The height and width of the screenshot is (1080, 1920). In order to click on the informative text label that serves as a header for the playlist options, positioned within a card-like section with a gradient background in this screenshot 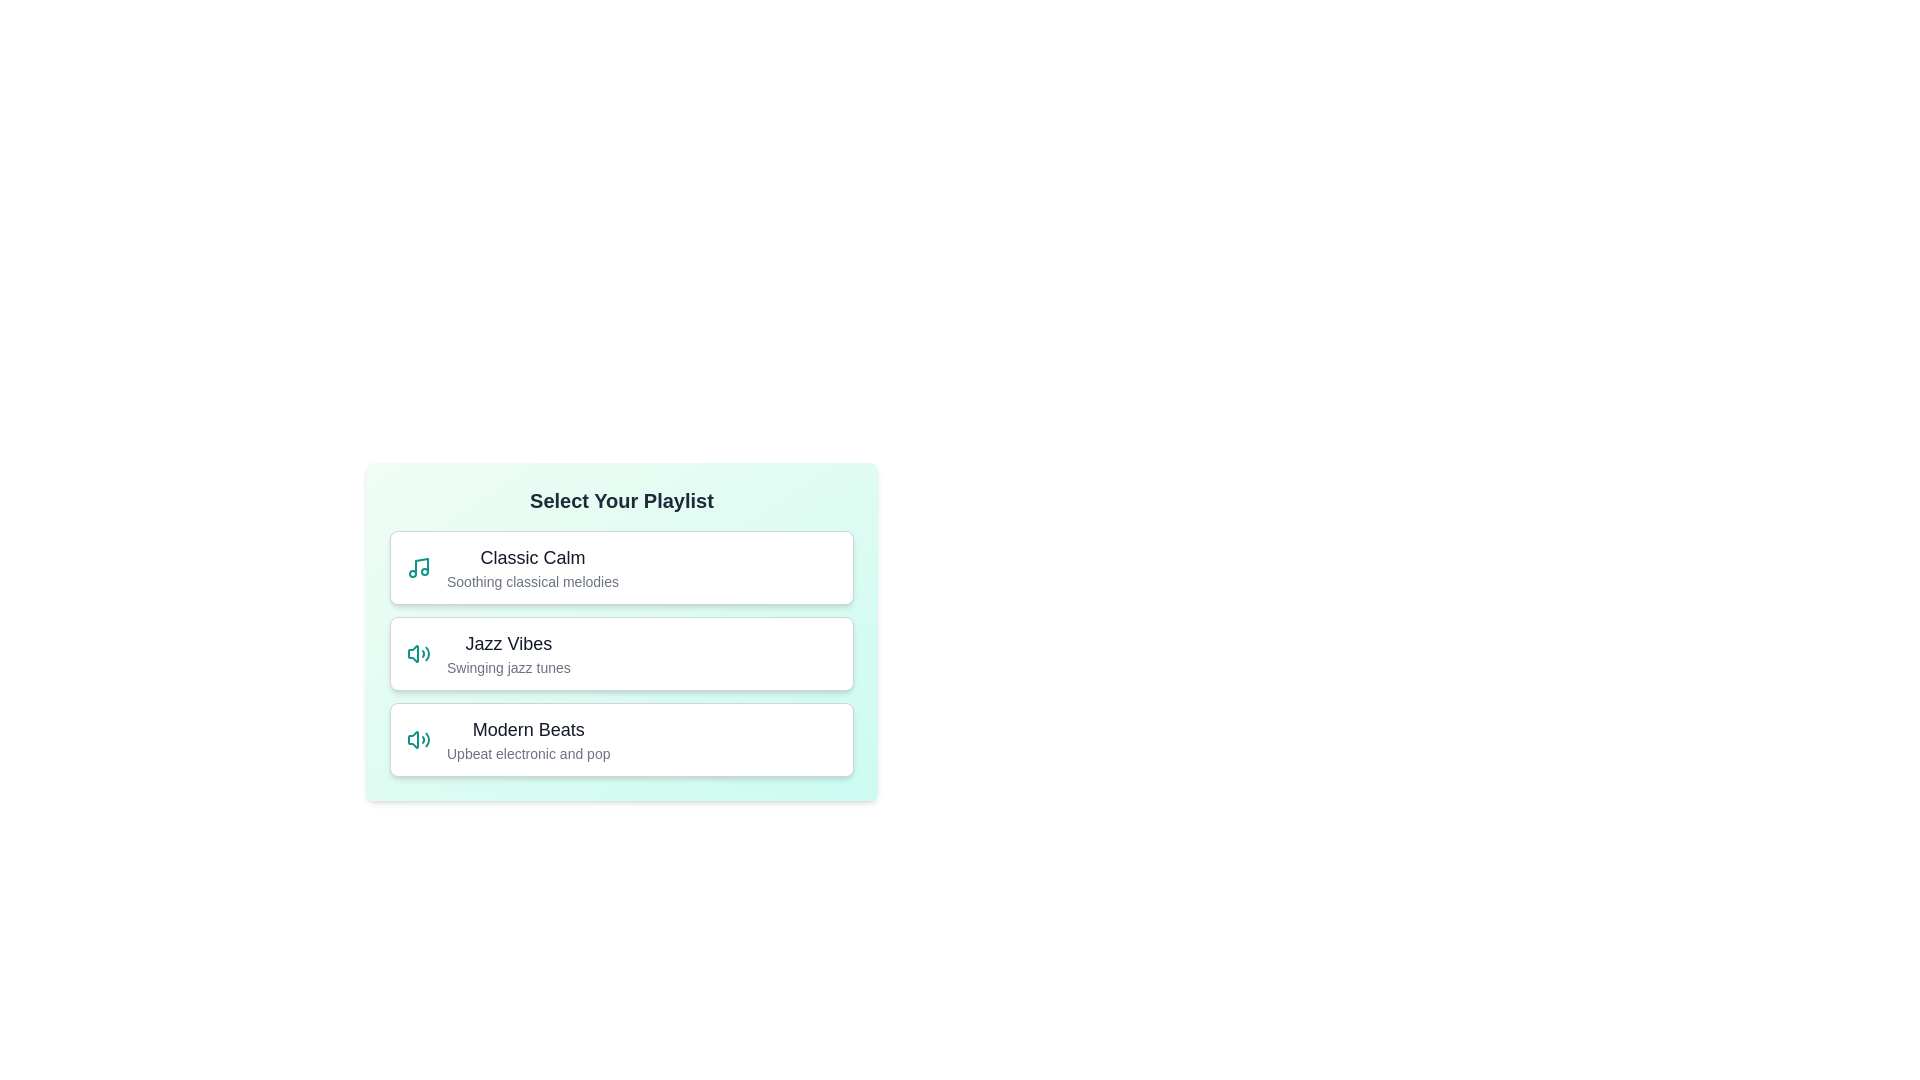, I will do `click(621, 500)`.